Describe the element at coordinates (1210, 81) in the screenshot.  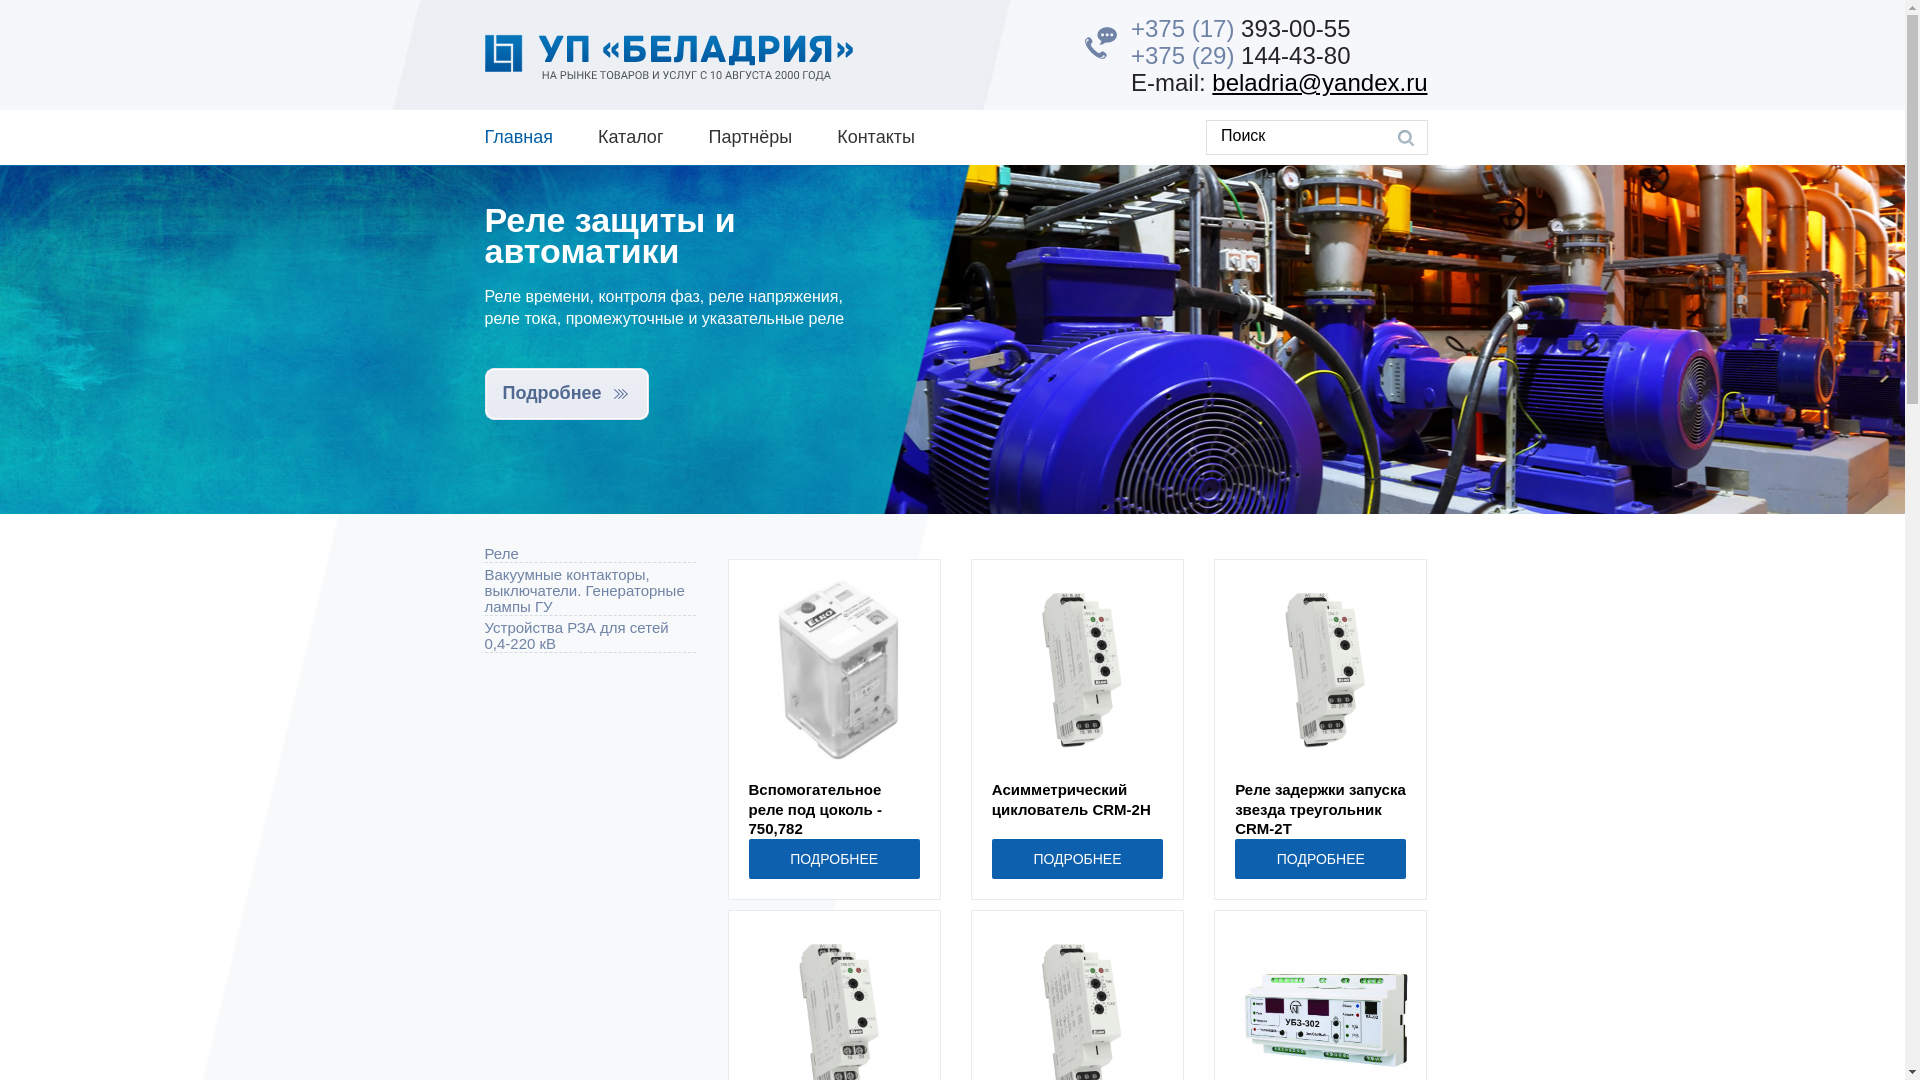
I see `'beladria@yandex.ru'` at that location.